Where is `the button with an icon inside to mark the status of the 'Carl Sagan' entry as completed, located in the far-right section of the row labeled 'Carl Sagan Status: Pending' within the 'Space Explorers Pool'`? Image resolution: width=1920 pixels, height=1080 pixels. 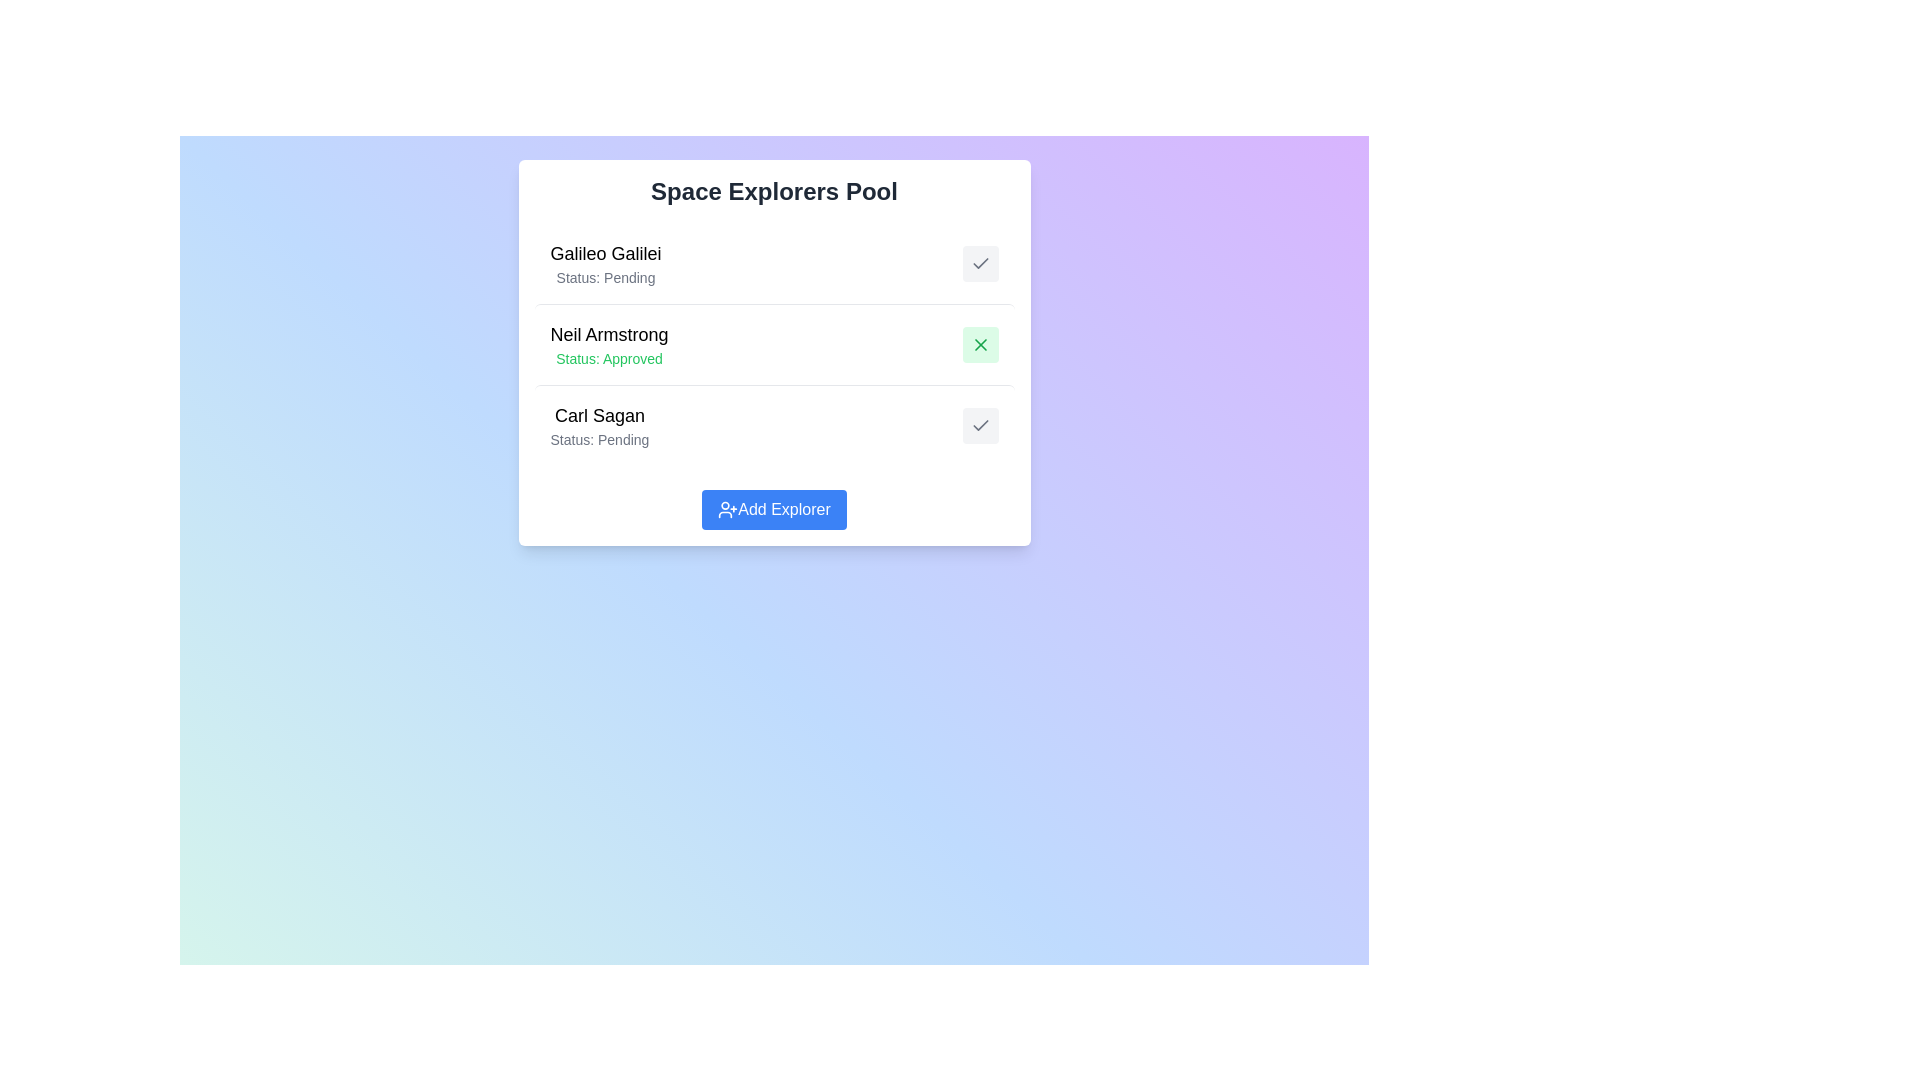
the button with an icon inside to mark the status of the 'Carl Sagan' entry as completed, located in the far-right section of the row labeled 'Carl Sagan Status: Pending' within the 'Space Explorers Pool' is located at coordinates (980, 424).